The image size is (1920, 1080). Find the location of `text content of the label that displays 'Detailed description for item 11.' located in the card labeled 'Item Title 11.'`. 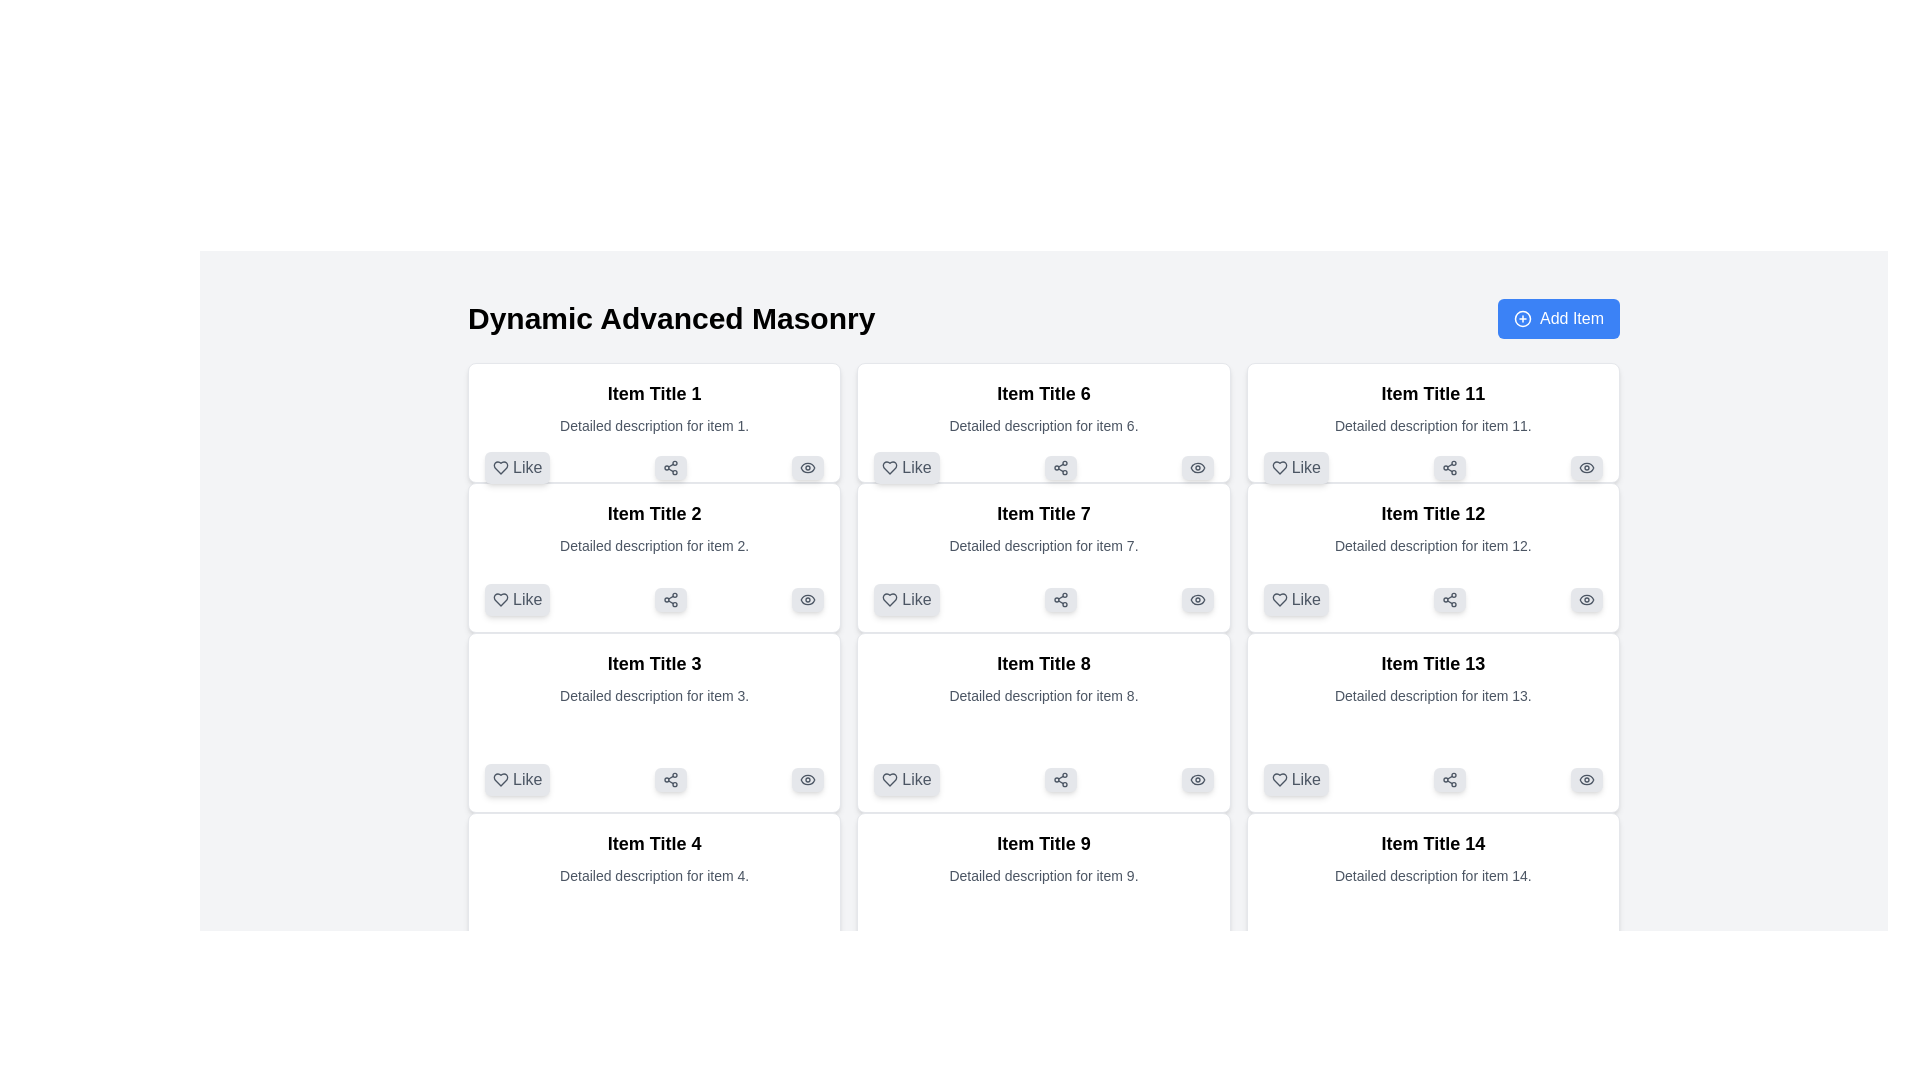

text content of the label that displays 'Detailed description for item 11.' located in the card labeled 'Item Title 11.' is located at coordinates (1432, 424).